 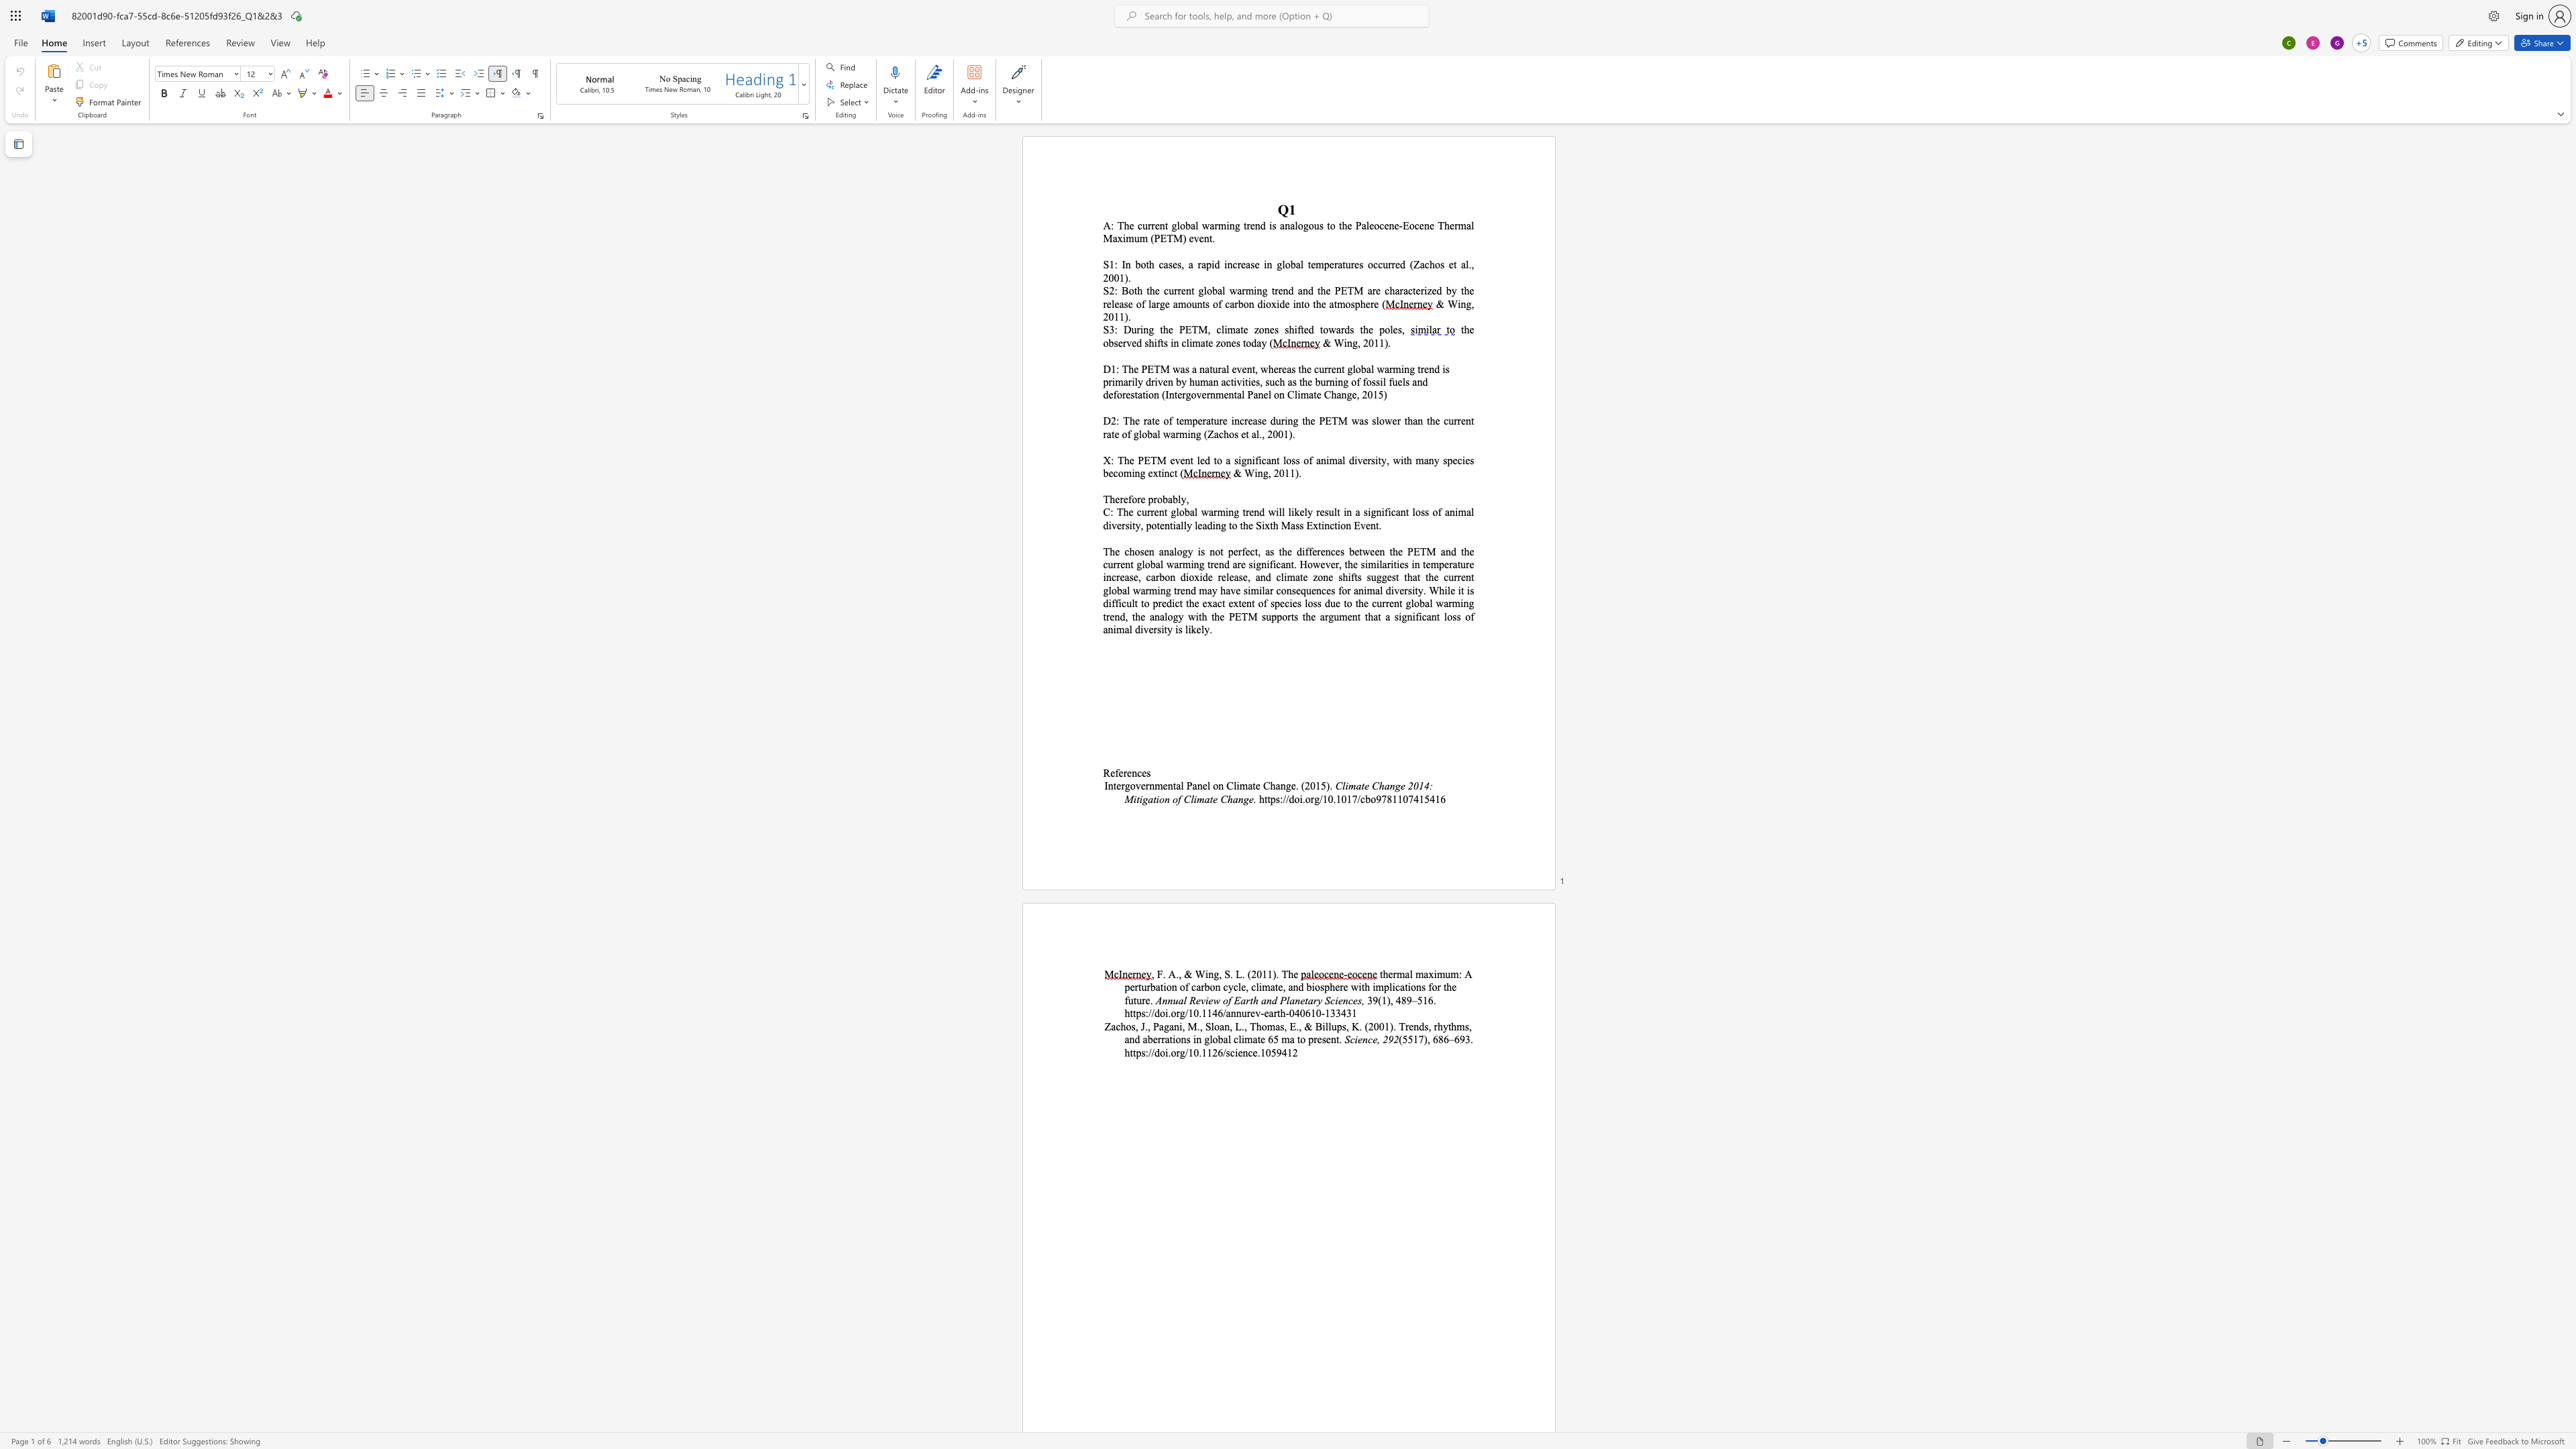 What do you see at coordinates (1421, 1026) in the screenshot?
I see `the 1th character "d" in the text` at bounding box center [1421, 1026].